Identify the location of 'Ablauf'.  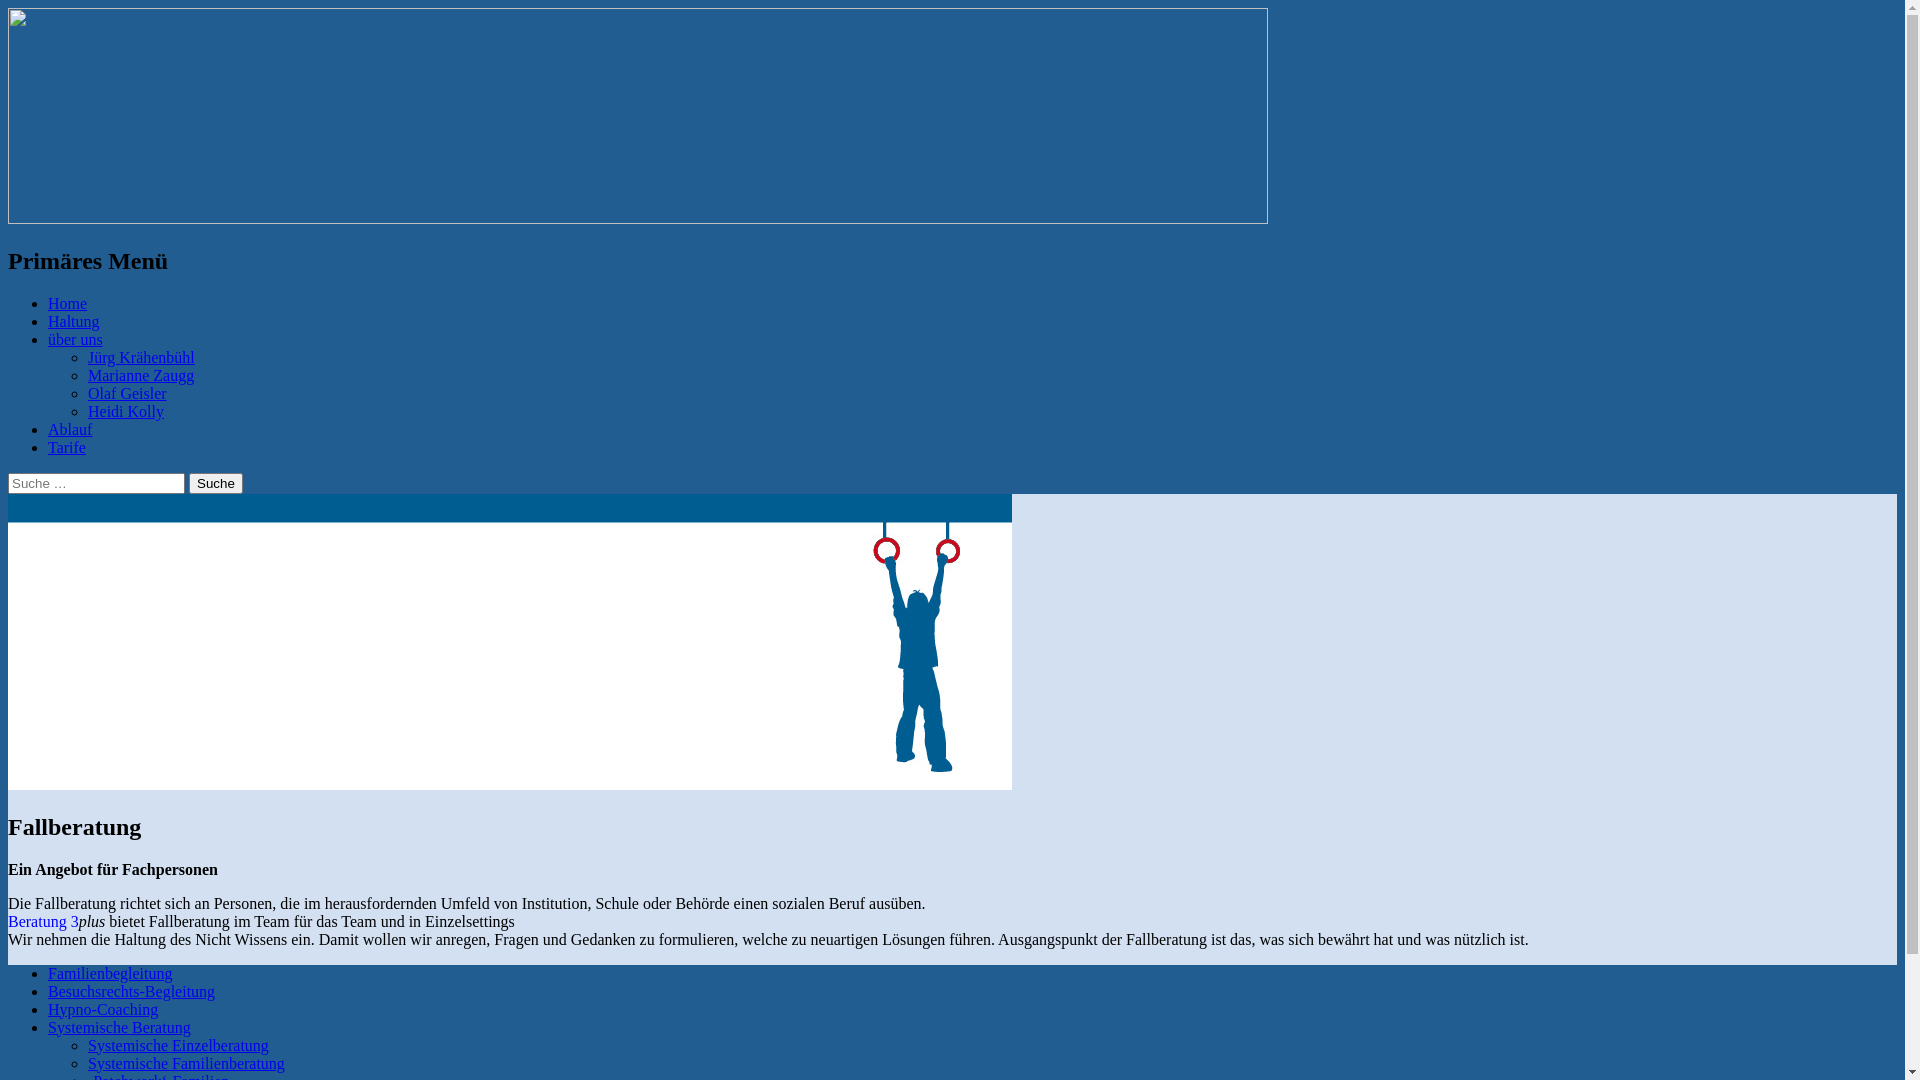
(70, 428).